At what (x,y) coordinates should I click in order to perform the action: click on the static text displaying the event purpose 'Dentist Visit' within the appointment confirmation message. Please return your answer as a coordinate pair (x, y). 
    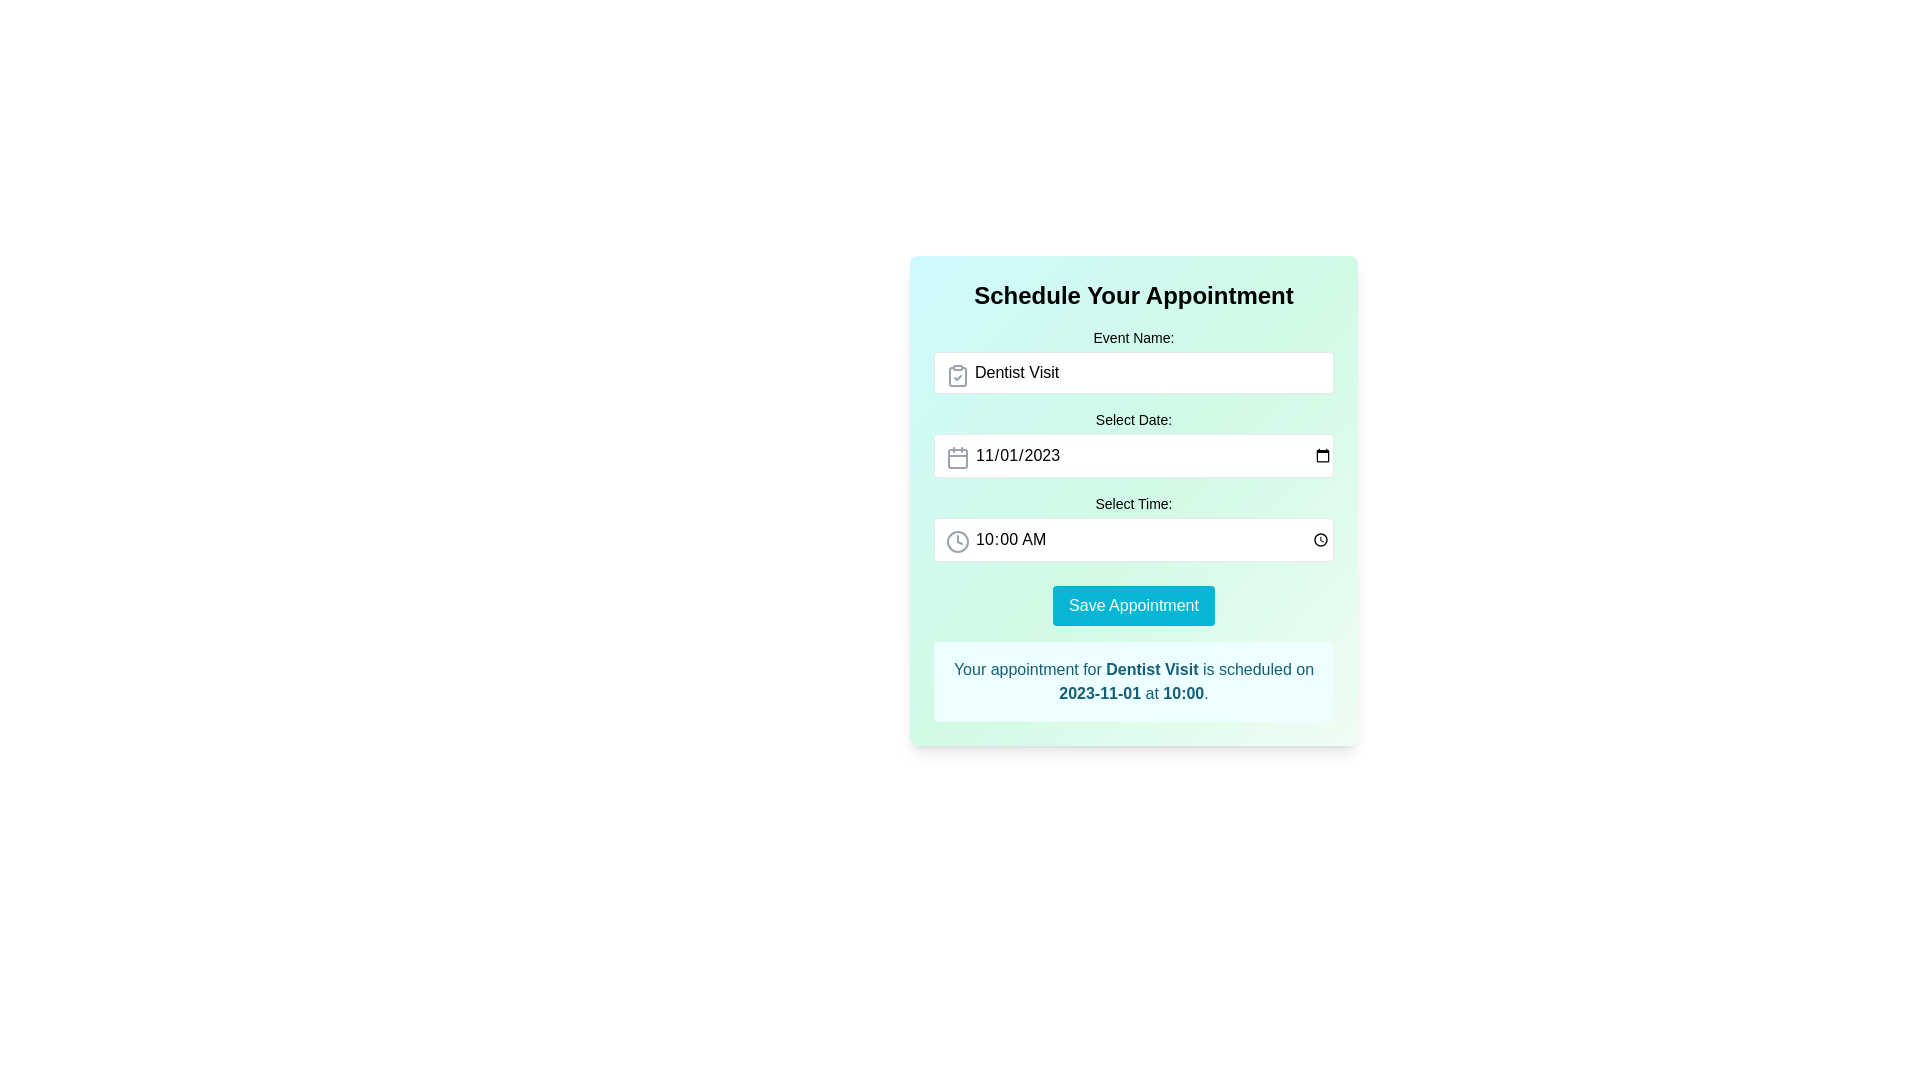
    Looking at the image, I should click on (1152, 669).